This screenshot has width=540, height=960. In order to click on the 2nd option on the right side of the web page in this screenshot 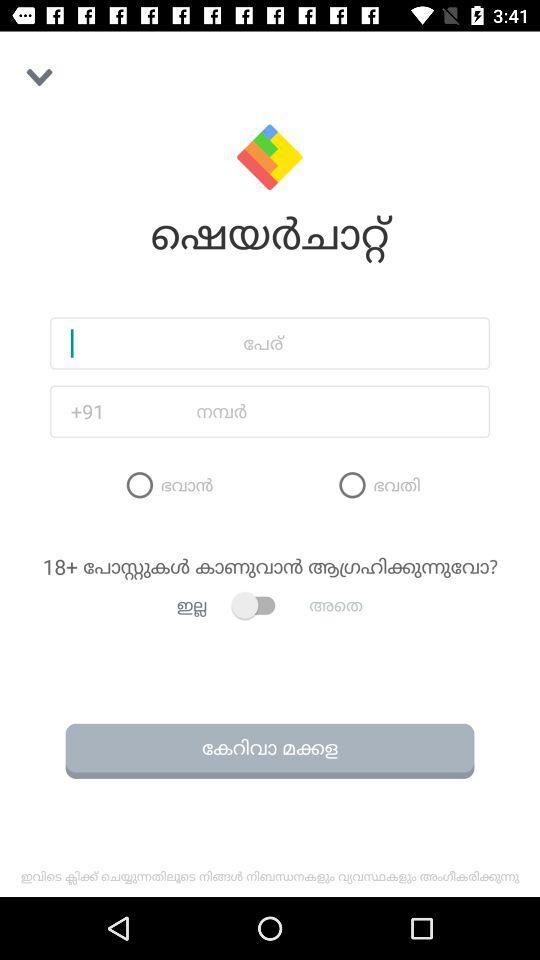, I will do `click(376, 483)`.